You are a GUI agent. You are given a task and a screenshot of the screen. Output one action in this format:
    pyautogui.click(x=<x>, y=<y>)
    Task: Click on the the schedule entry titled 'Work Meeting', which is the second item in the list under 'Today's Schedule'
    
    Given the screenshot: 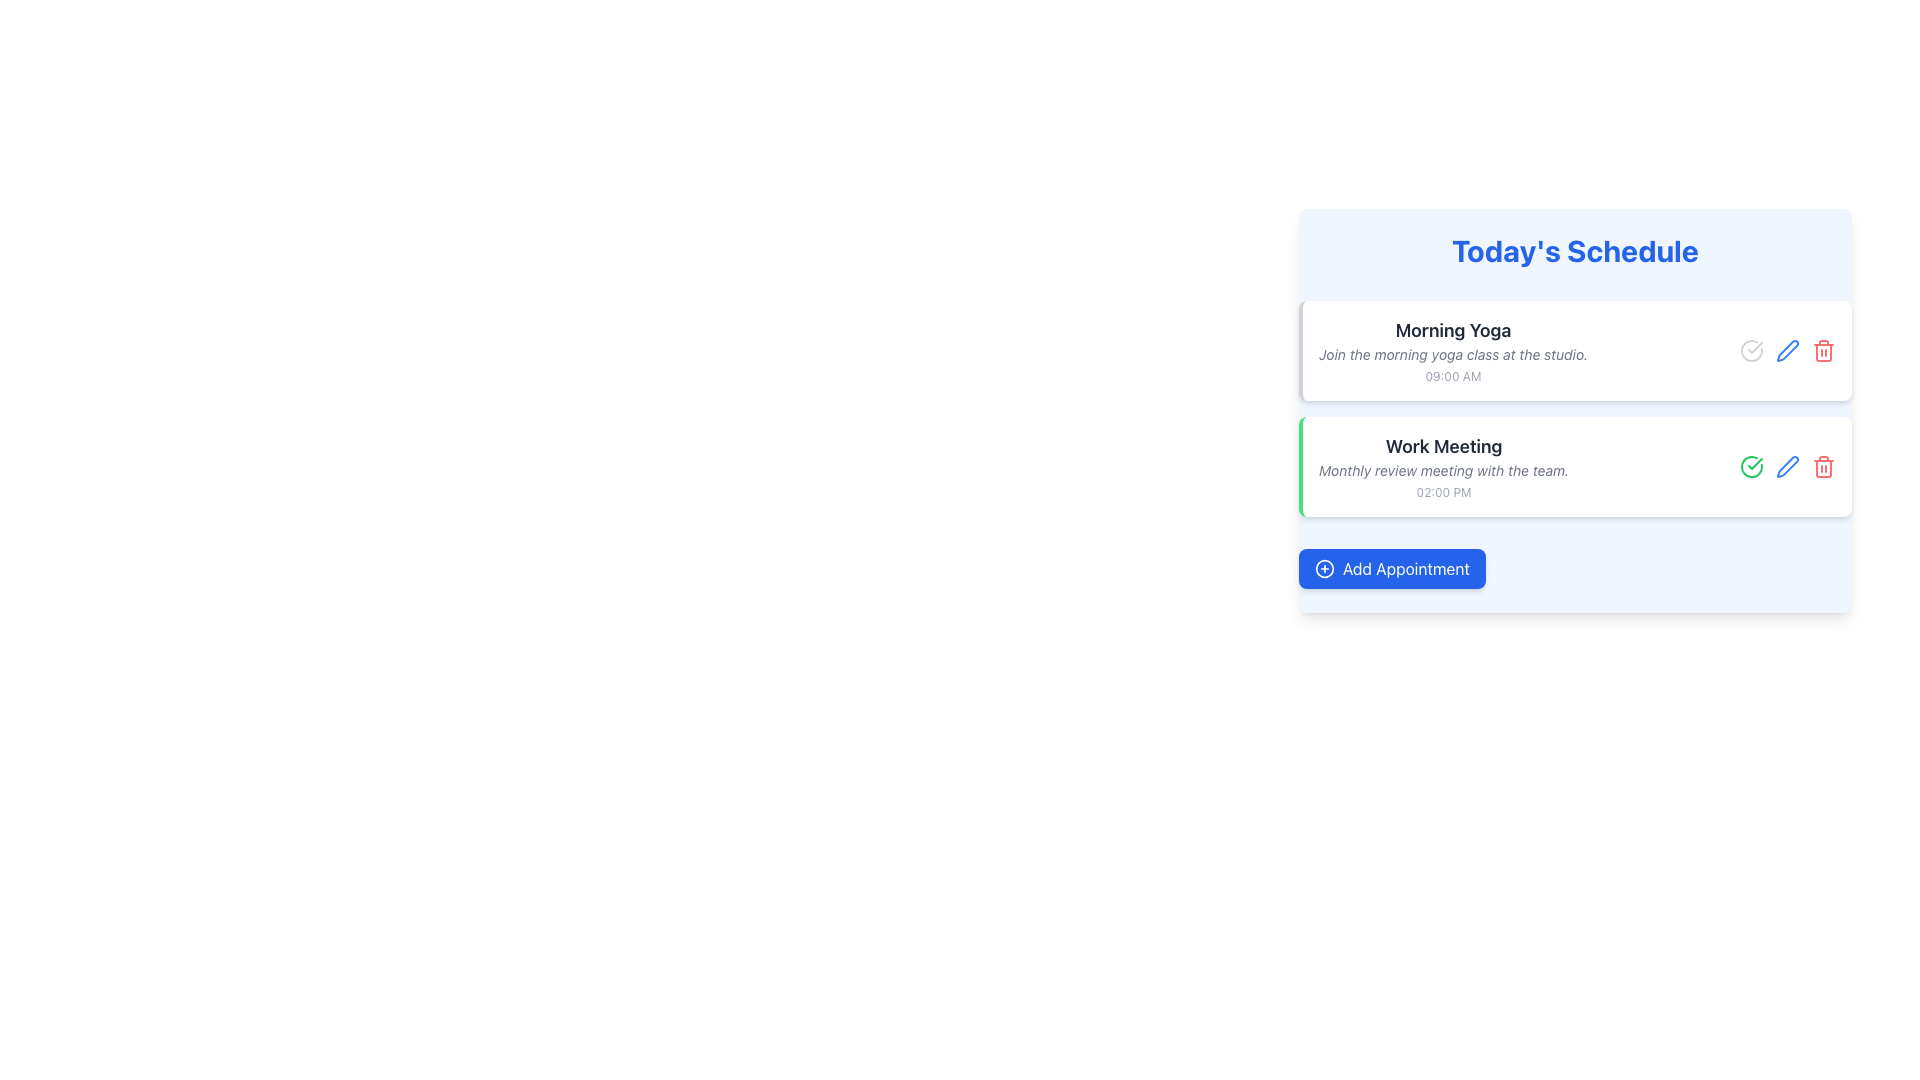 What is the action you would take?
    pyautogui.click(x=1574, y=466)
    